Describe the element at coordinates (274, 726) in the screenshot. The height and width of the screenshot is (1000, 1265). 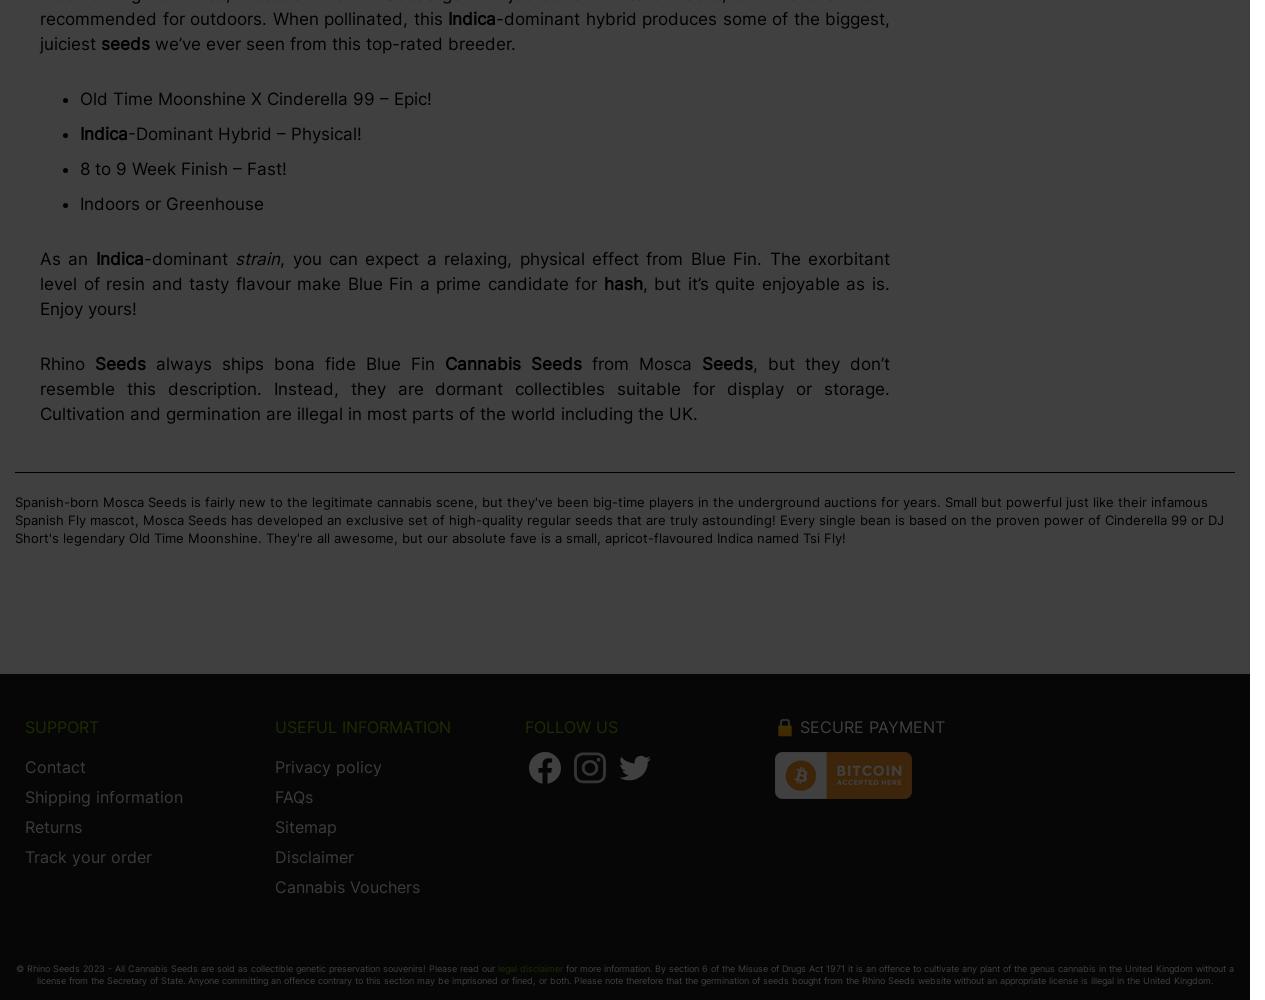
I see `'Useful information'` at that location.